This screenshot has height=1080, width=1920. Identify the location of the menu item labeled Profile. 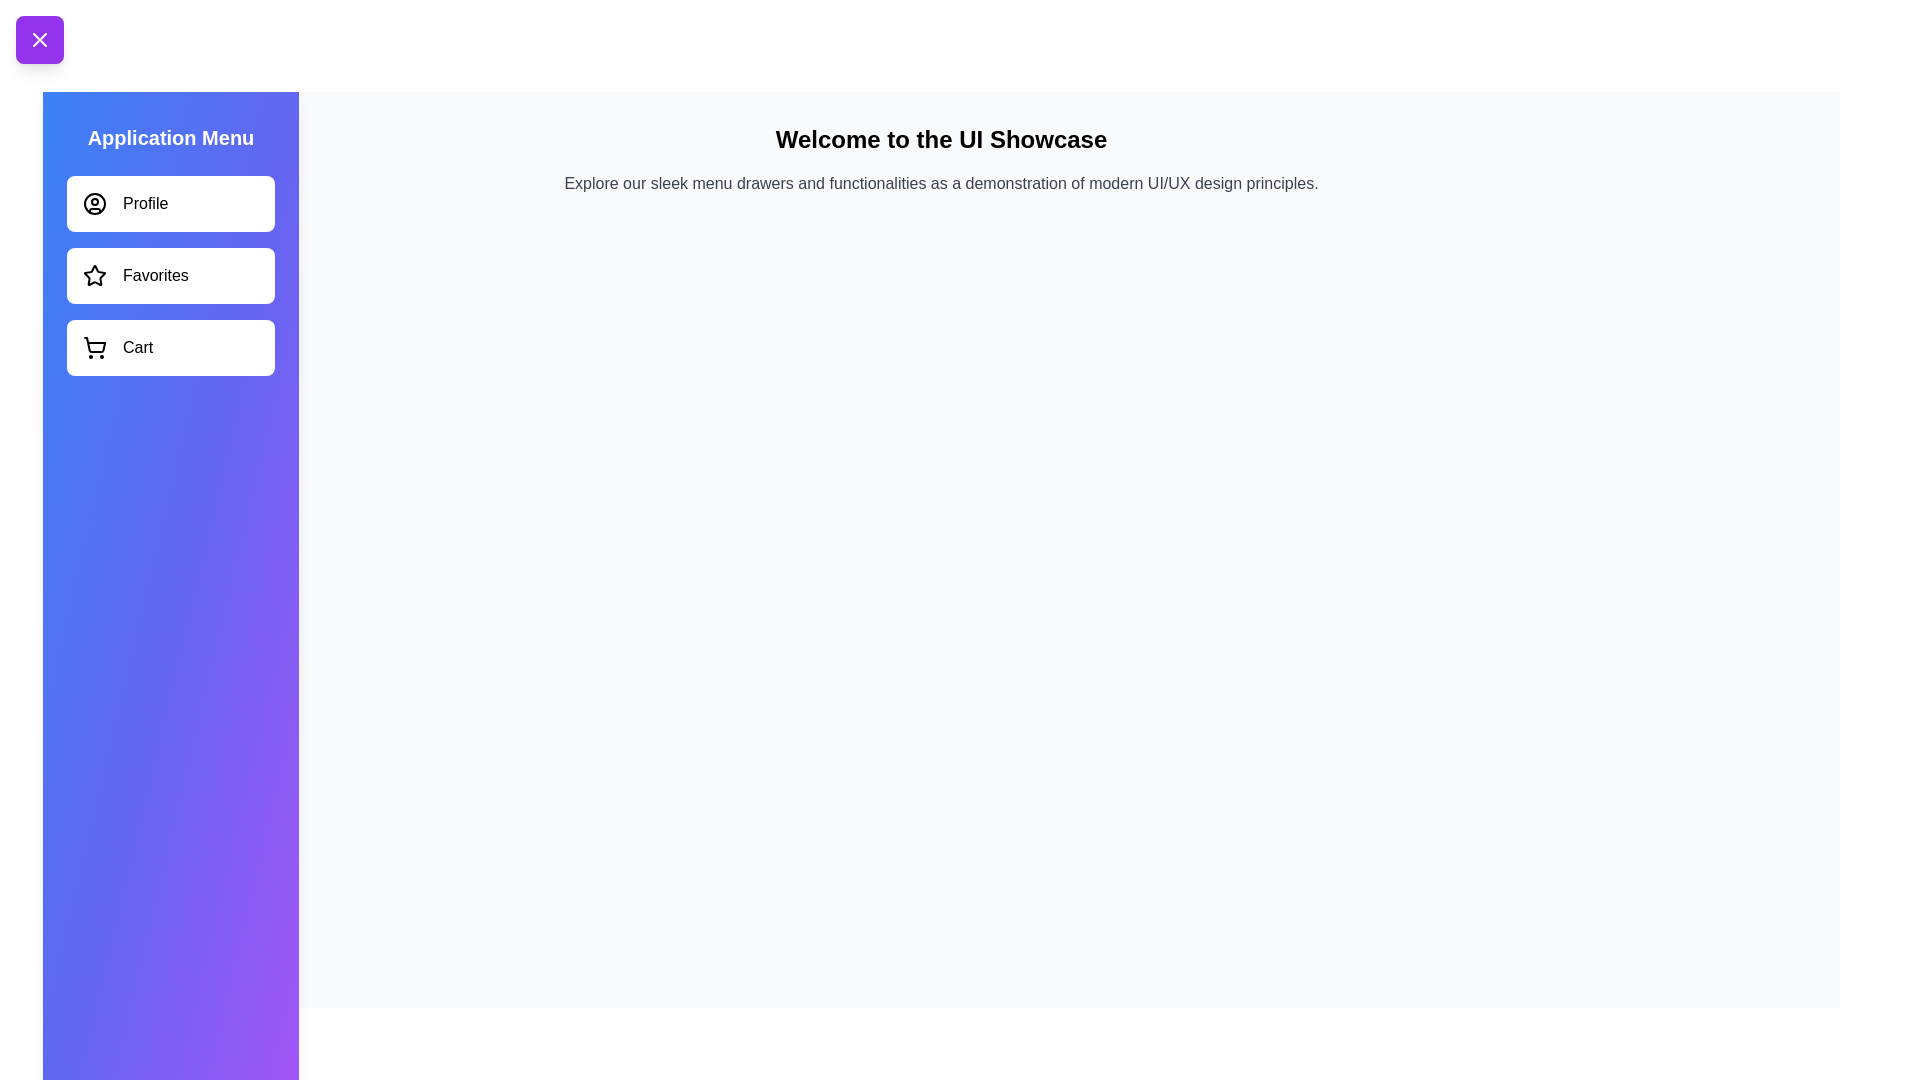
(171, 204).